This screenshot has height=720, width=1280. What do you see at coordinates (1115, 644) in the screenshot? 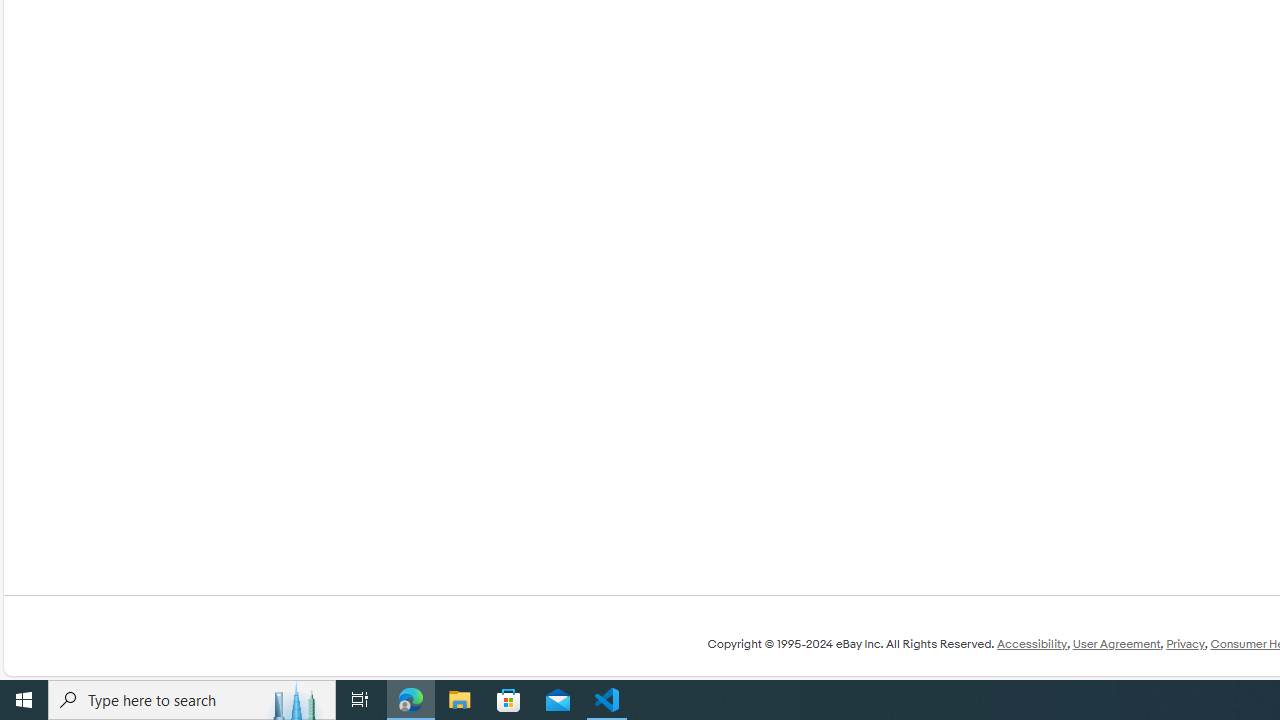
I see `'User Agreement'` at bounding box center [1115, 644].